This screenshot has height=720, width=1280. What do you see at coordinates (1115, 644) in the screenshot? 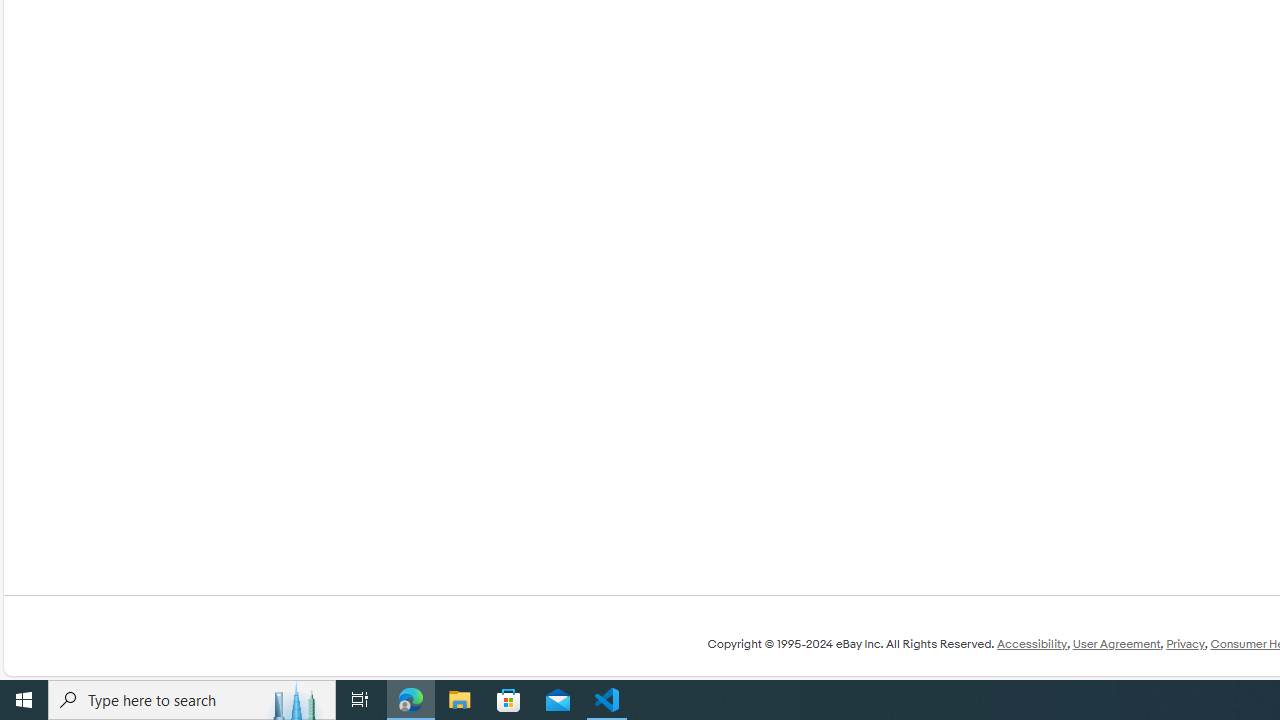
I see `'User Agreement'` at bounding box center [1115, 644].